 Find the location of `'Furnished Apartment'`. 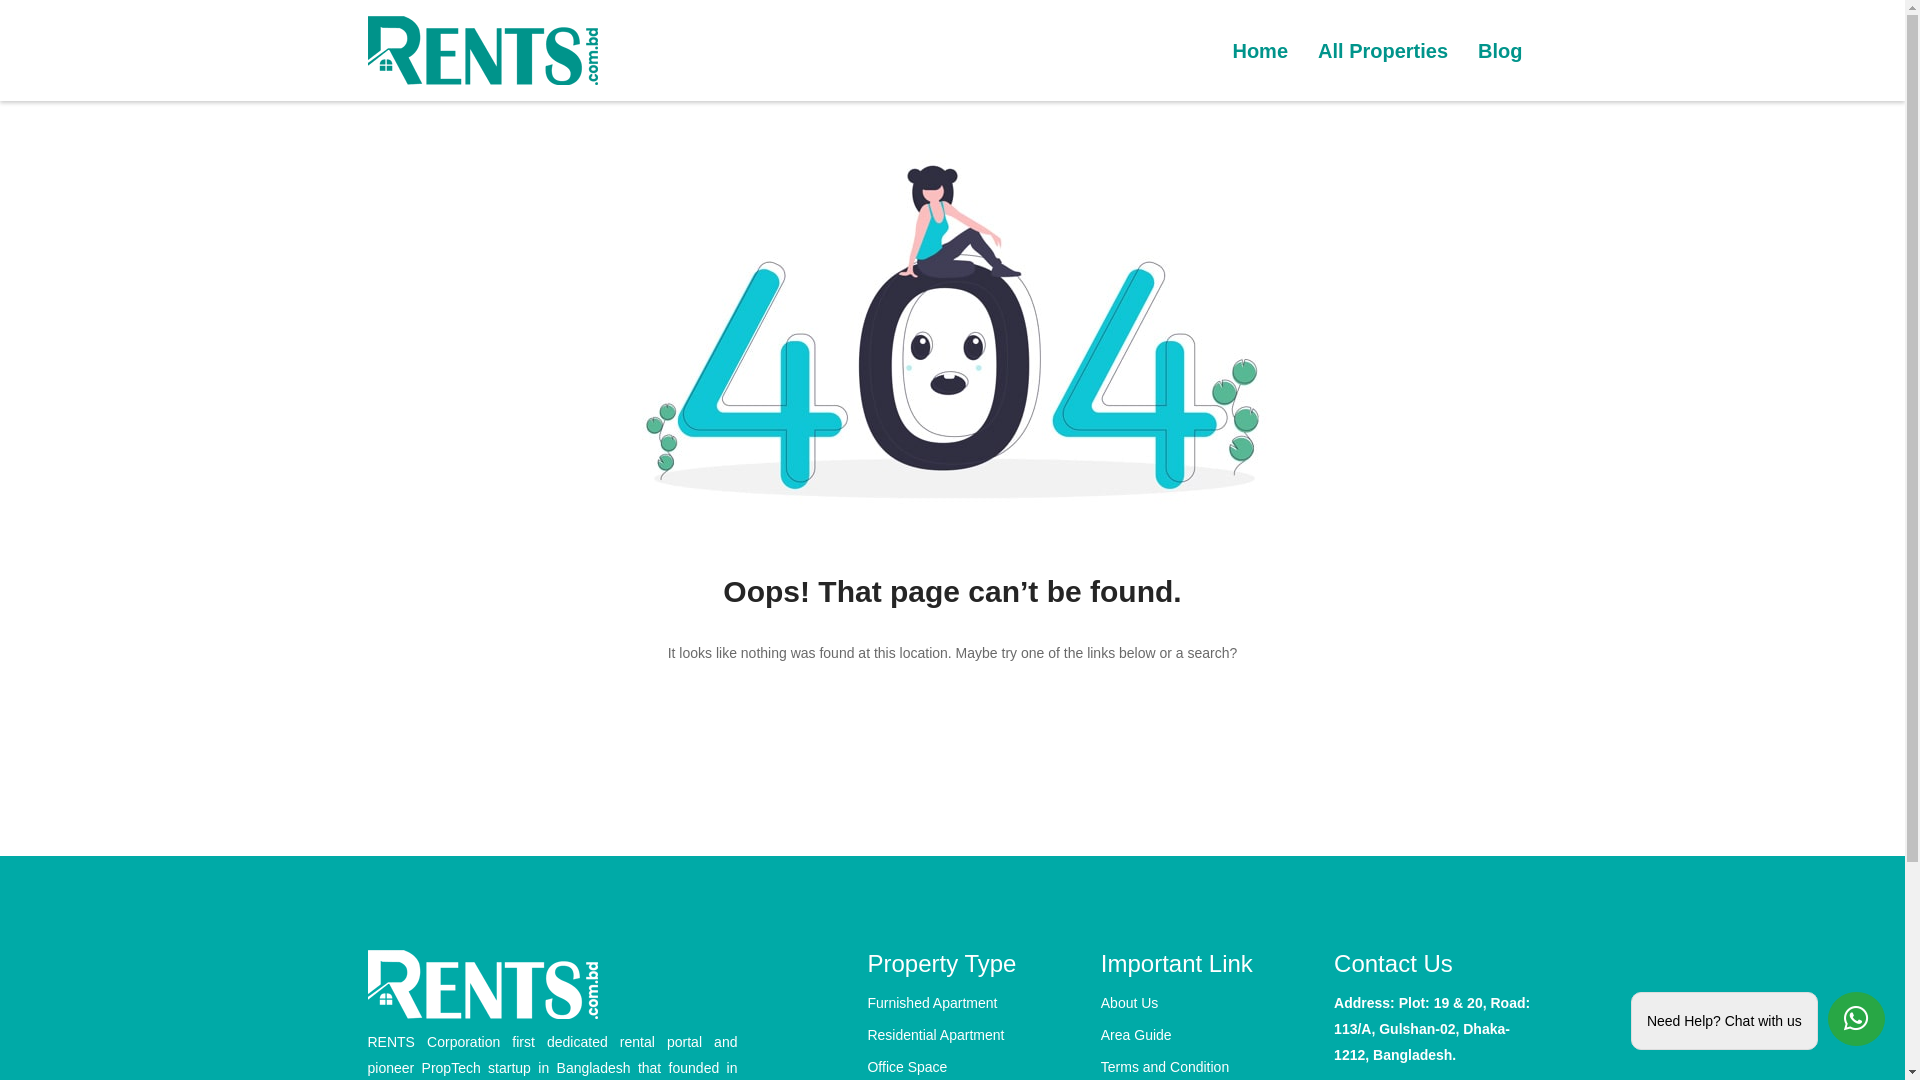

'Furnished Apartment' is located at coordinates (867, 1002).